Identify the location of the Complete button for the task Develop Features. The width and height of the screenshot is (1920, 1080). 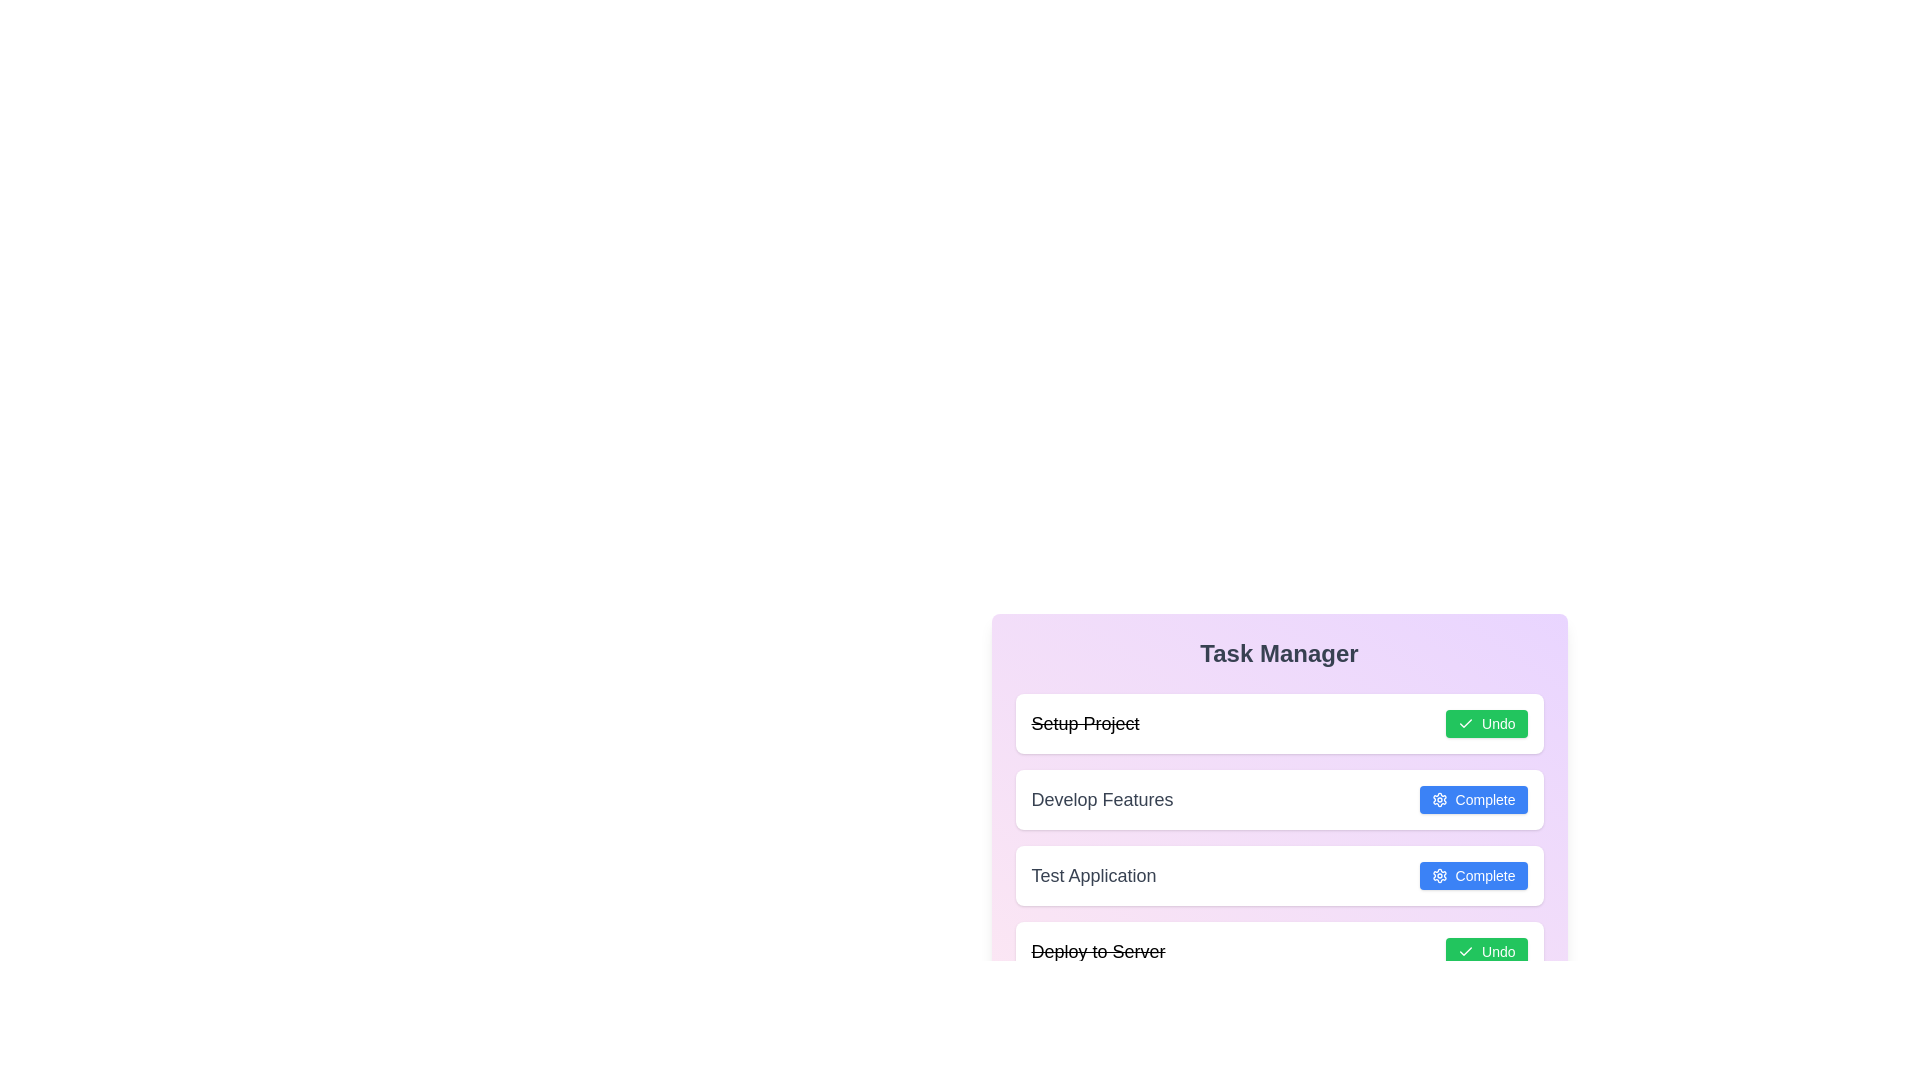
(1473, 798).